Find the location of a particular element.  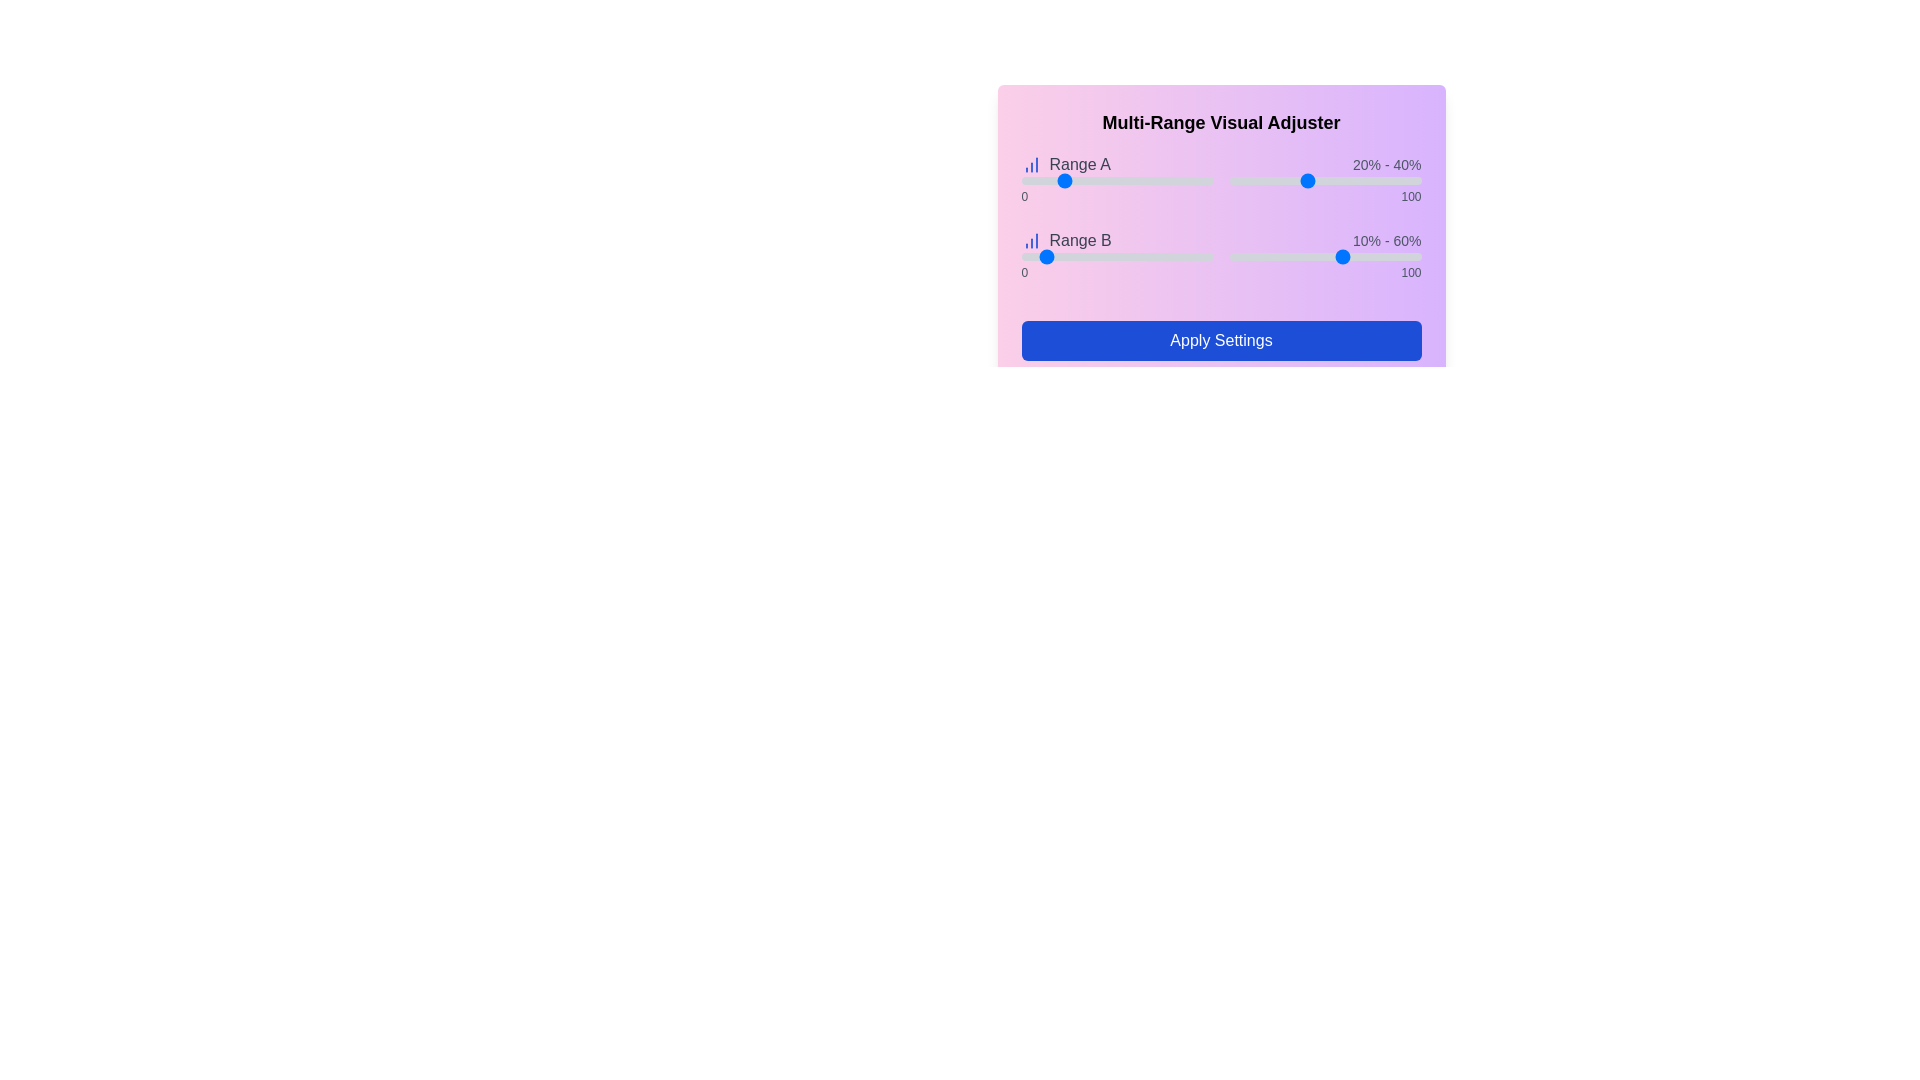

the 'Range B' text label, which is styled in gray and positioned next to a blue visual chart icon within the 'Multi-Range Visual Adjuster' interface is located at coordinates (1065, 239).